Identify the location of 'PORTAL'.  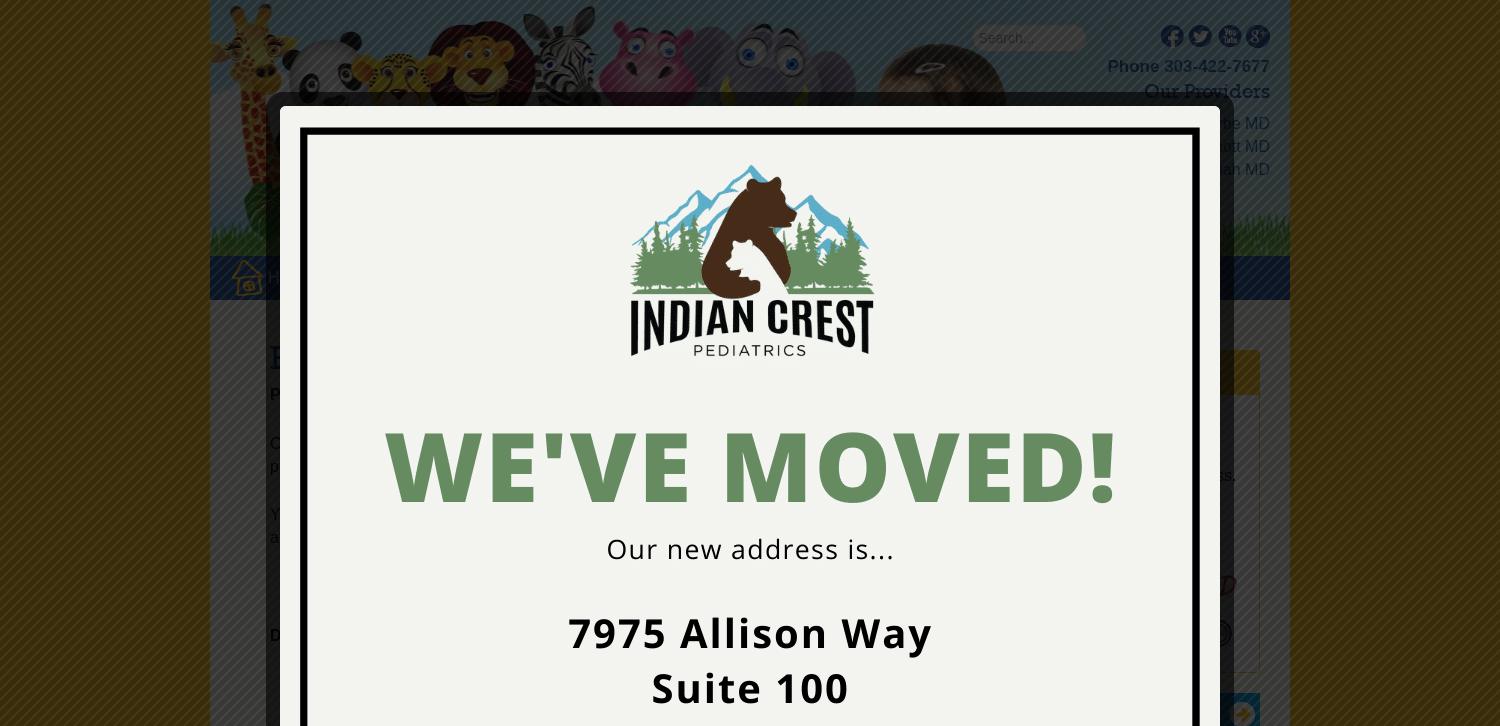
(1027, 276).